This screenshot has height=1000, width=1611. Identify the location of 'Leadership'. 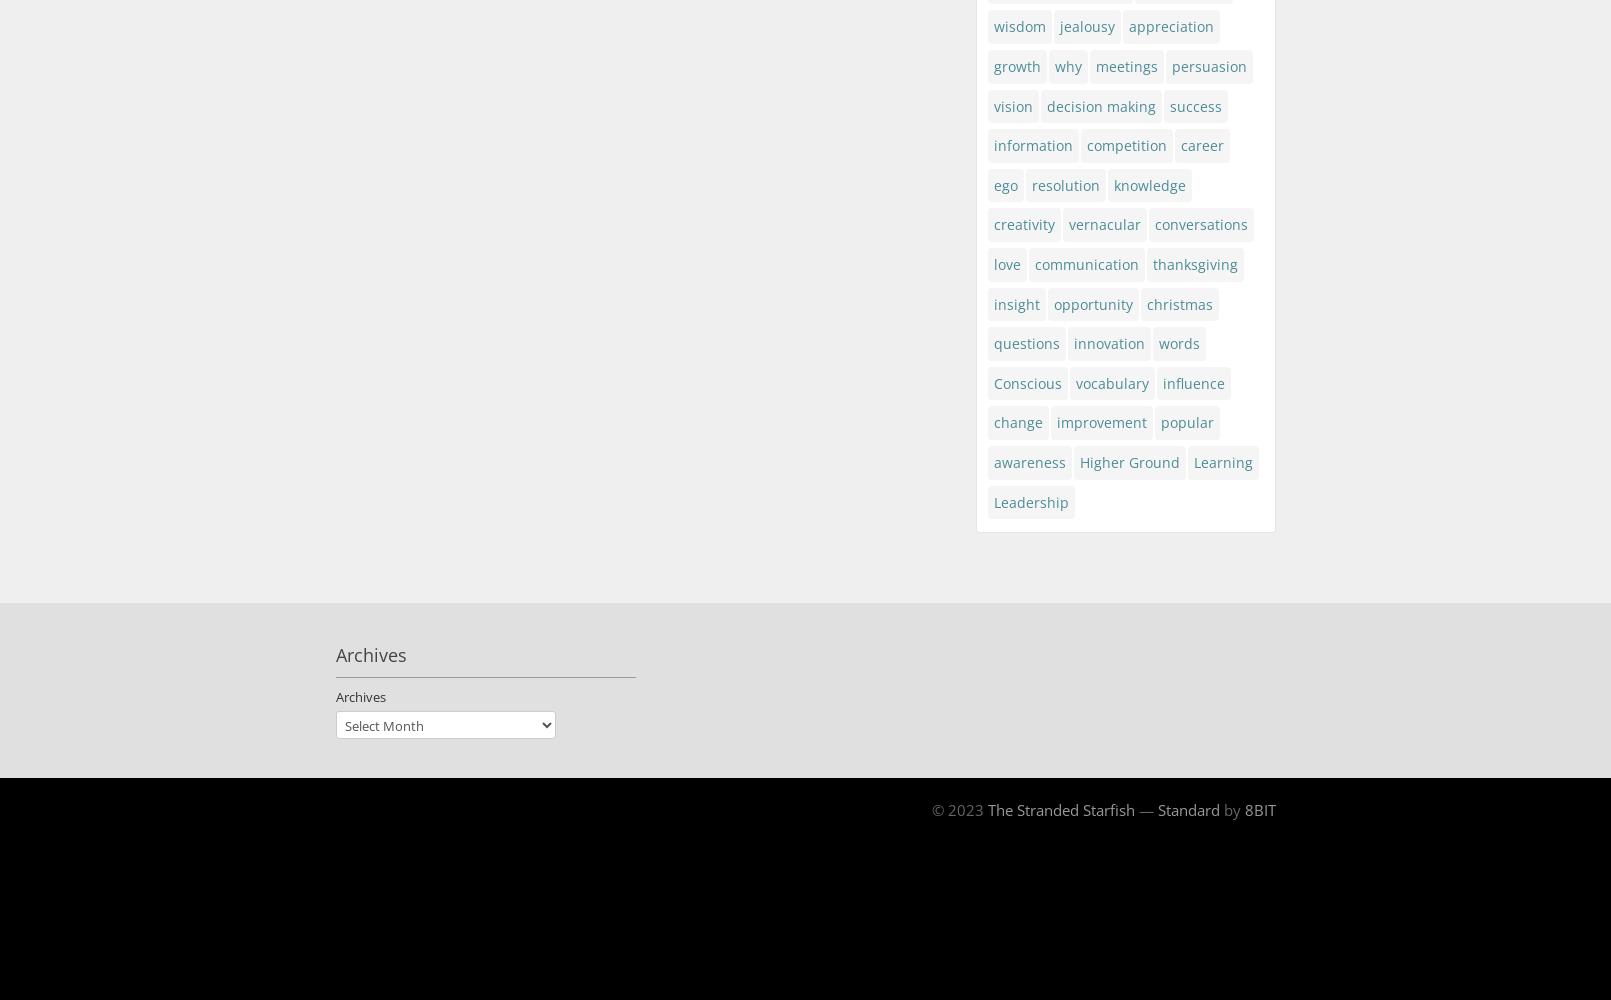
(1030, 501).